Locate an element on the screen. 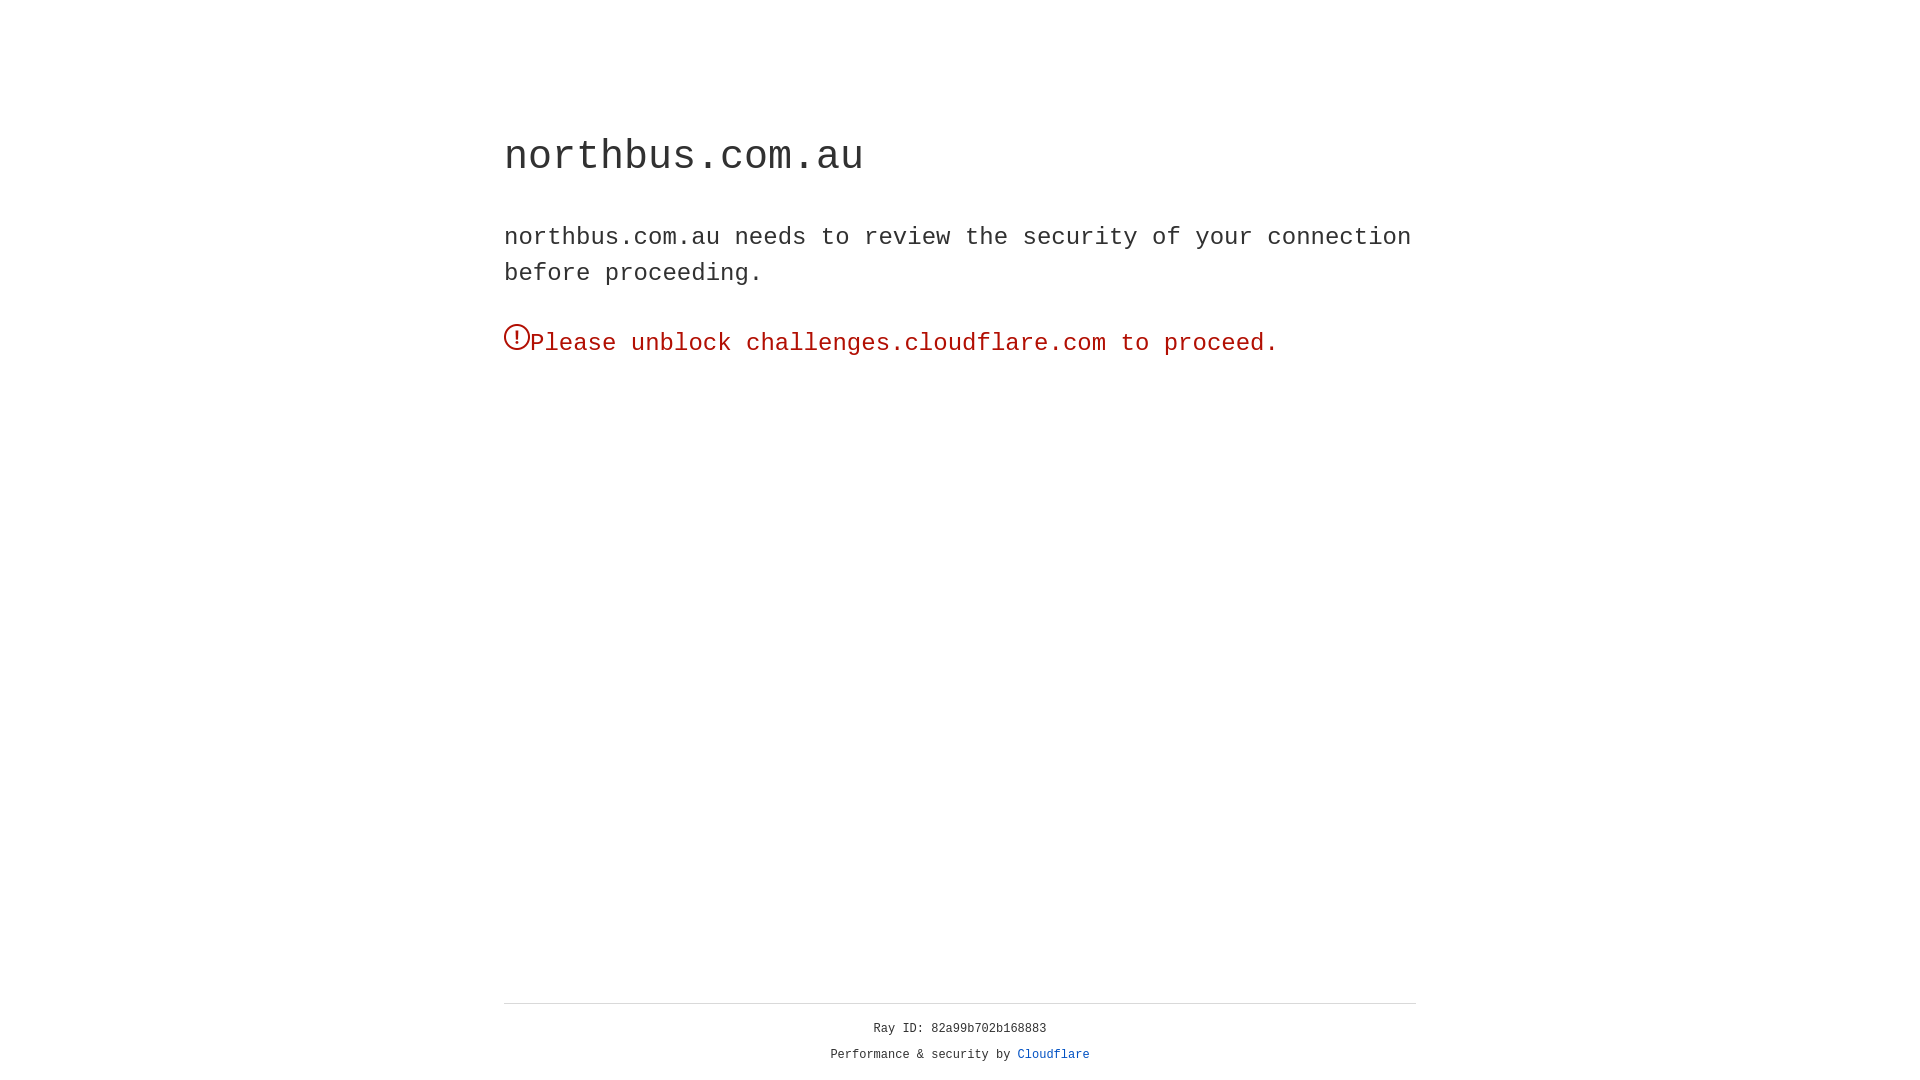 This screenshot has height=1080, width=1920. 'Cloudflare' is located at coordinates (1017, 1054).